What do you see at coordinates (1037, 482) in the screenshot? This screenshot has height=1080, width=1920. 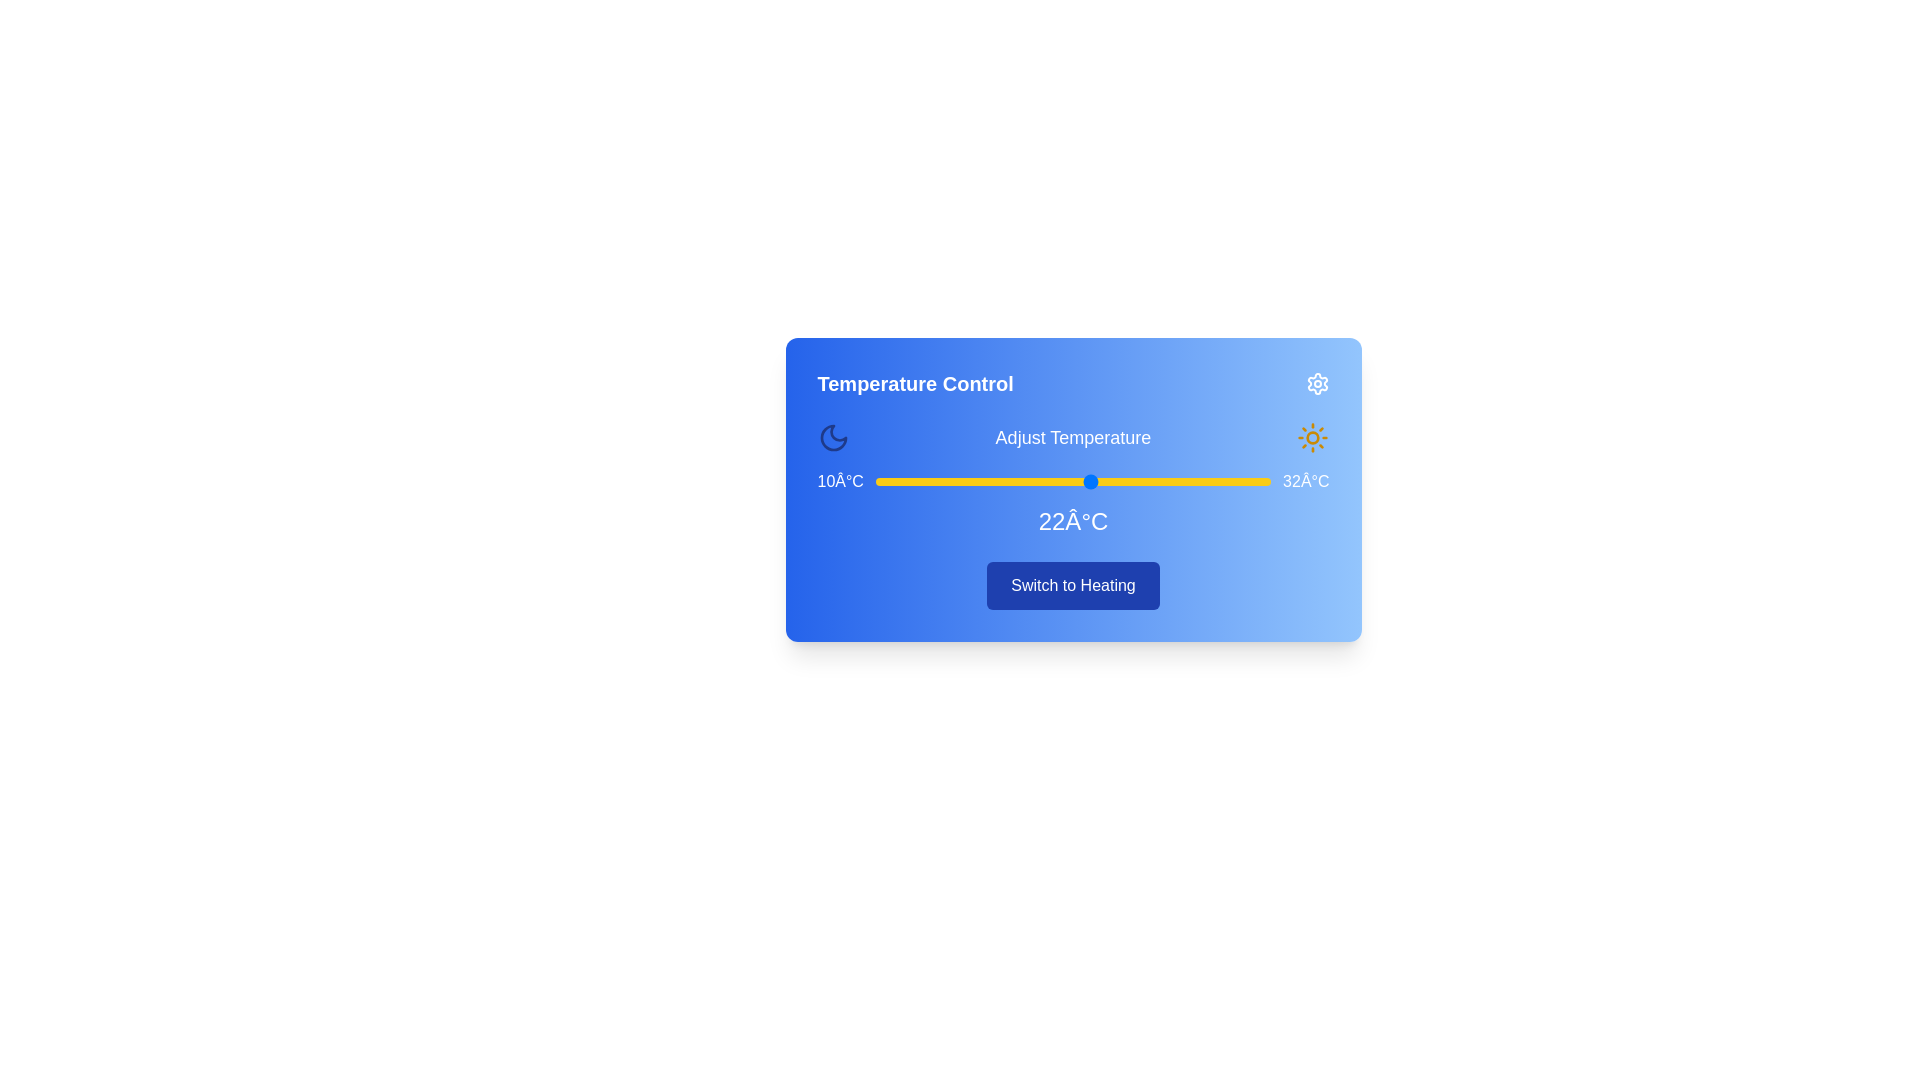 I see `the temperature to 19°C using the slider` at bounding box center [1037, 482].